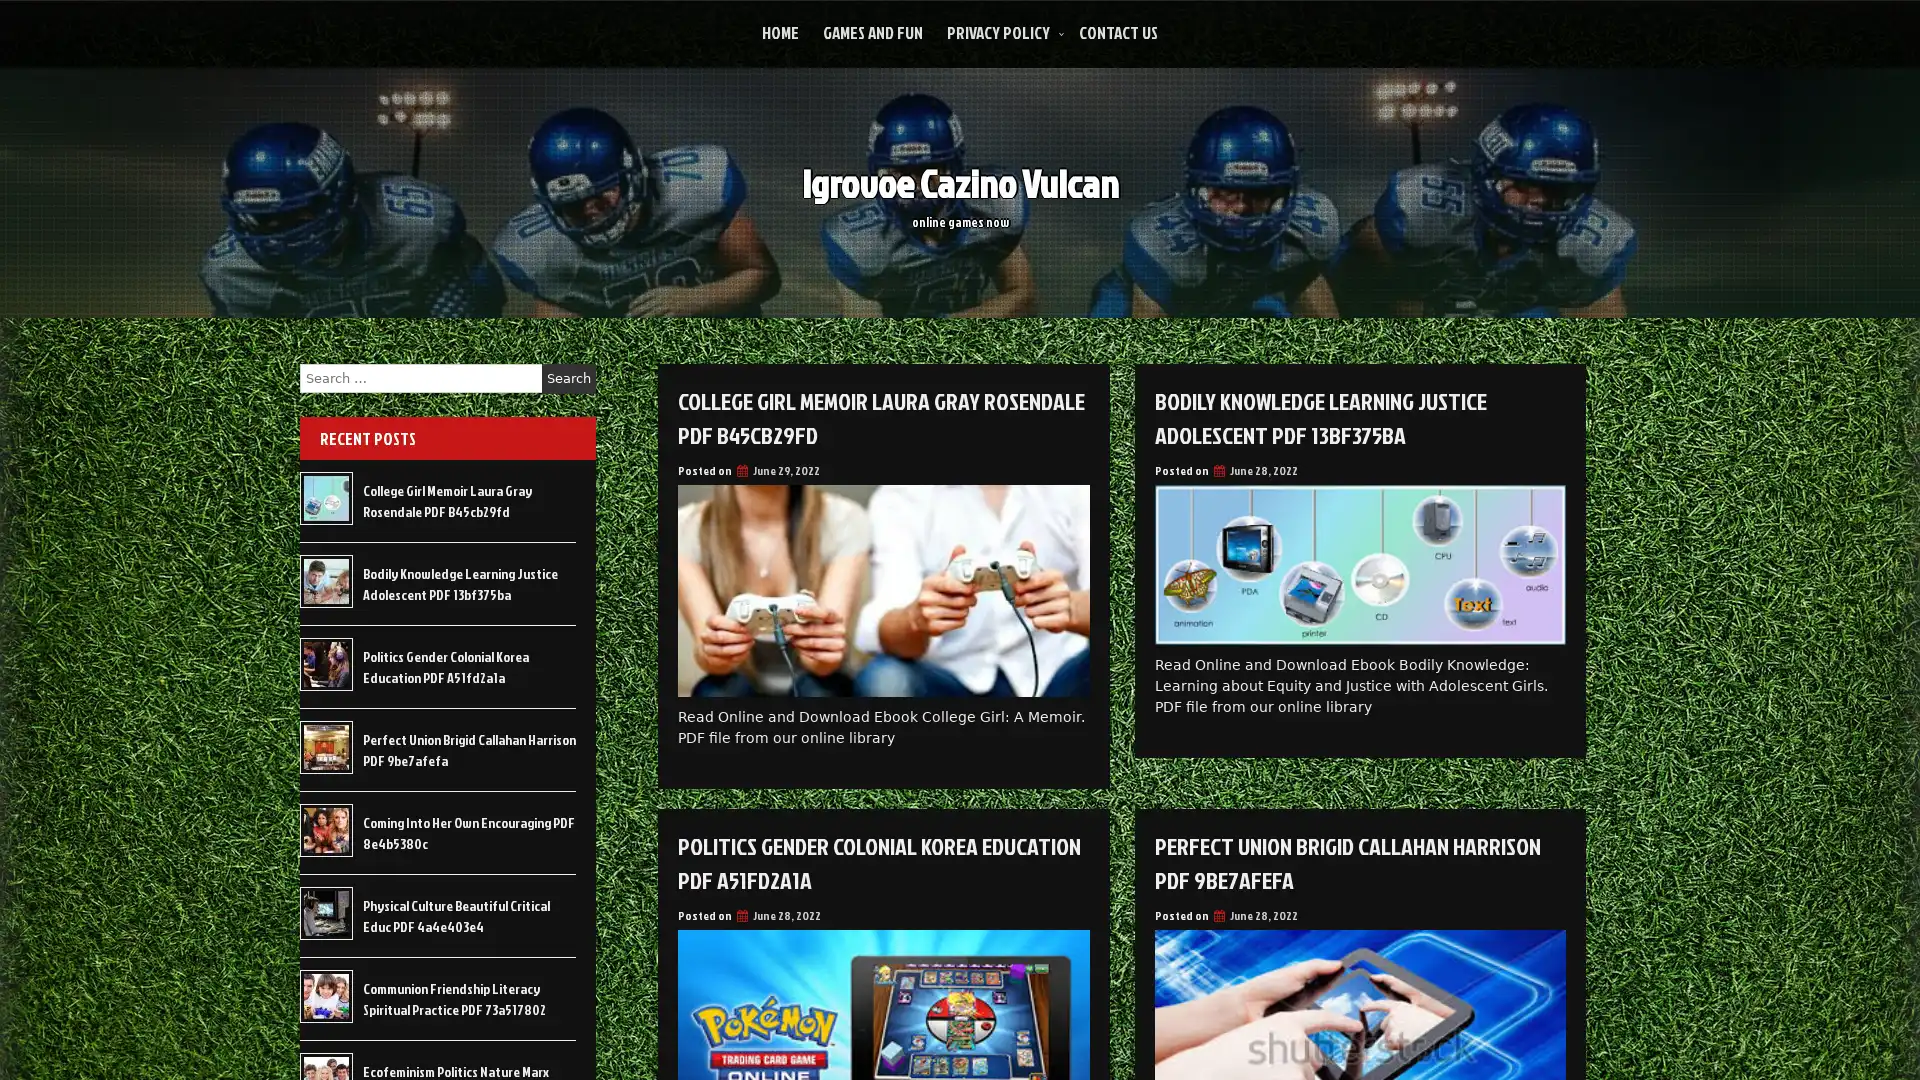  Describe the element at coordinates (568, 378) in the screenshot. I see `Search` at that location.